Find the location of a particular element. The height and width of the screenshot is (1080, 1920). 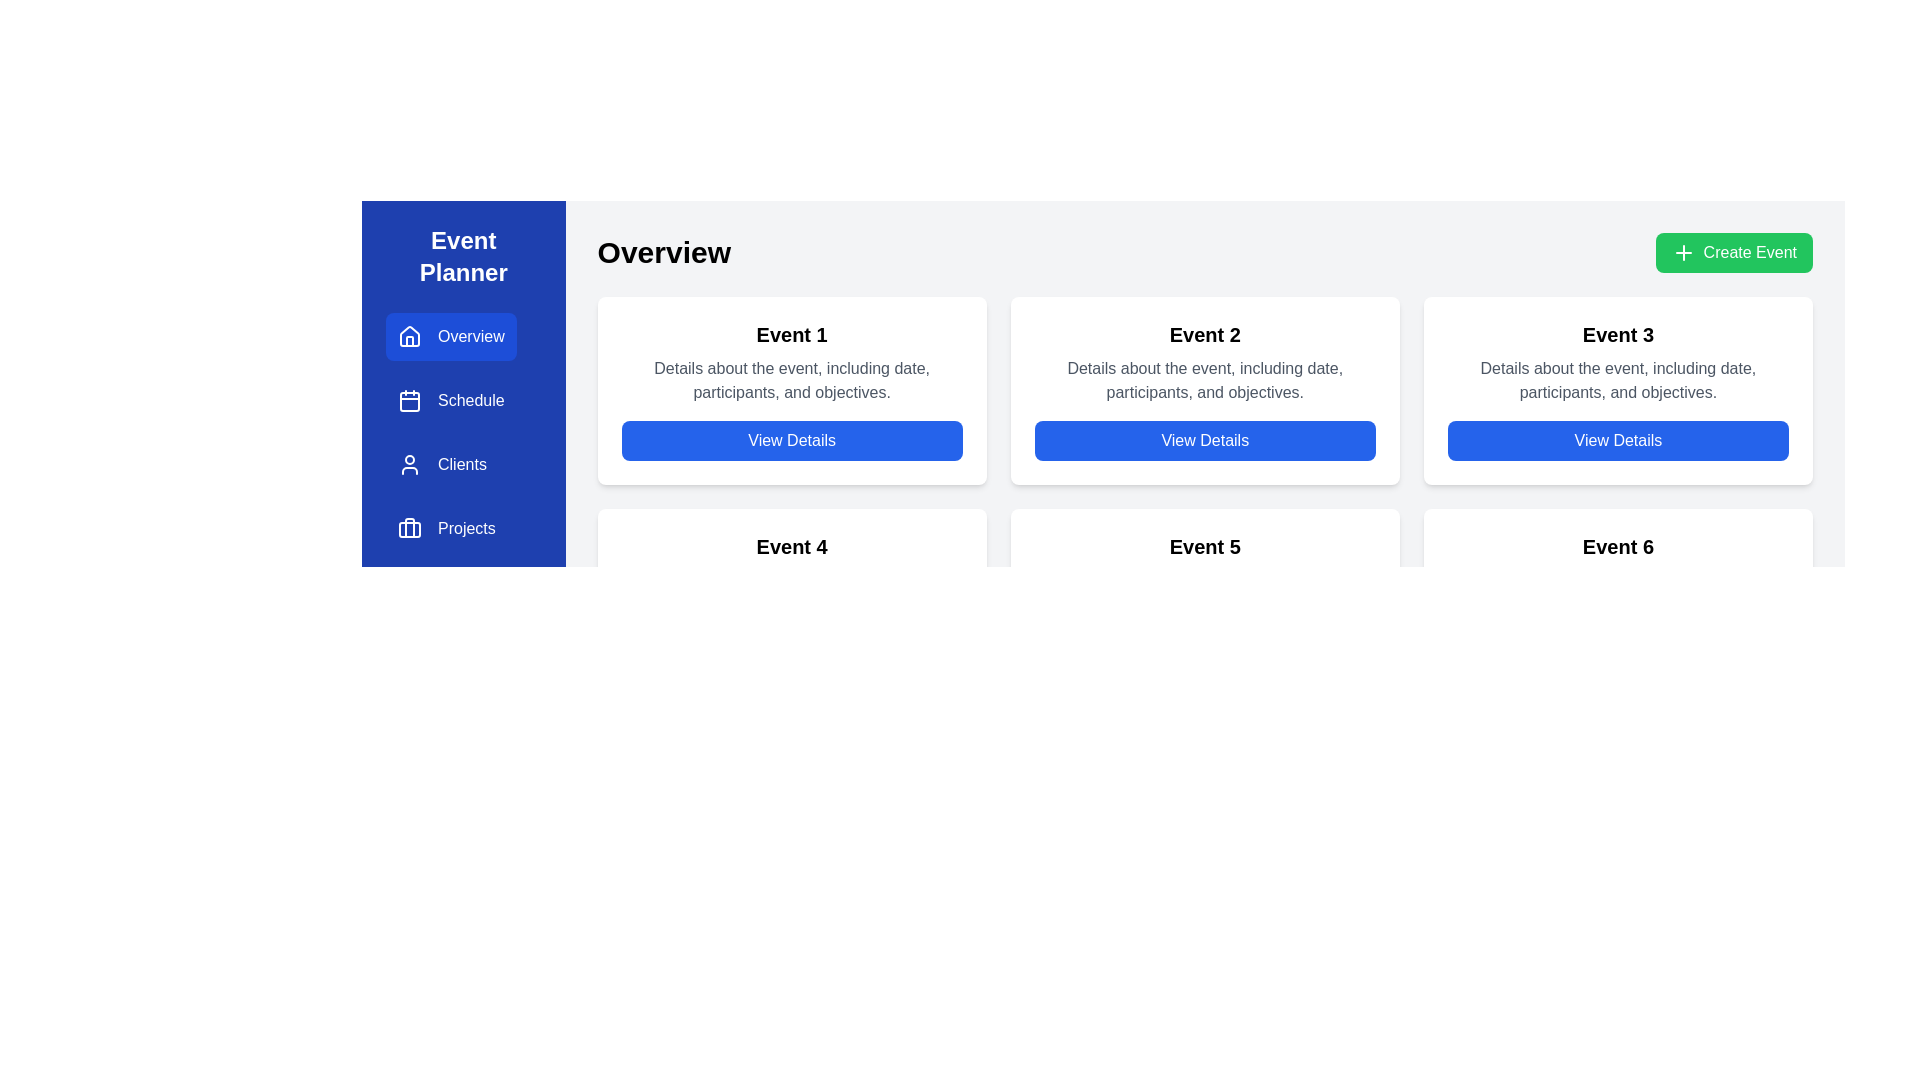

the door icon representing the 'Overview' section in the left vertical blue sidebar of the application is located at coordinates (408, 340).